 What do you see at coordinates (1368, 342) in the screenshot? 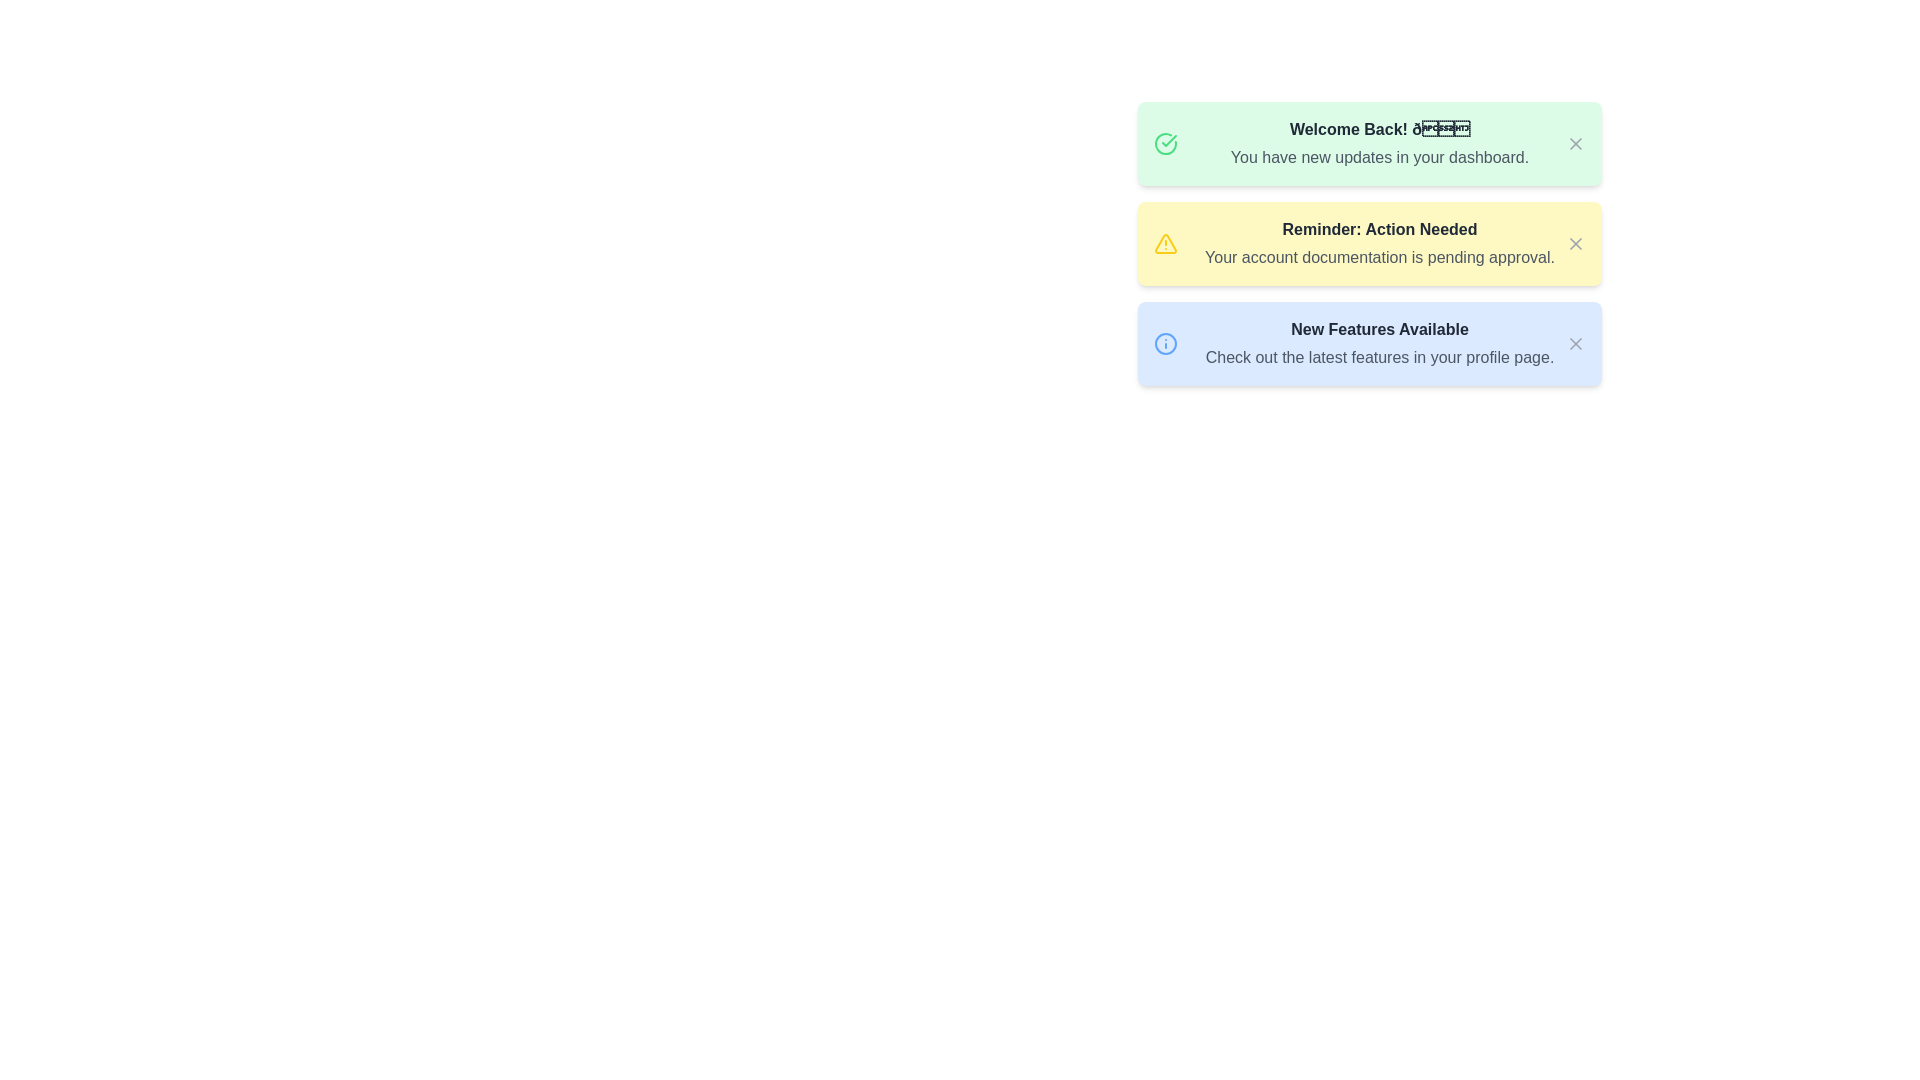
I see `the close button (X) on the notification panel titled 'New Features Available'` at bounding box center [1368, 342].